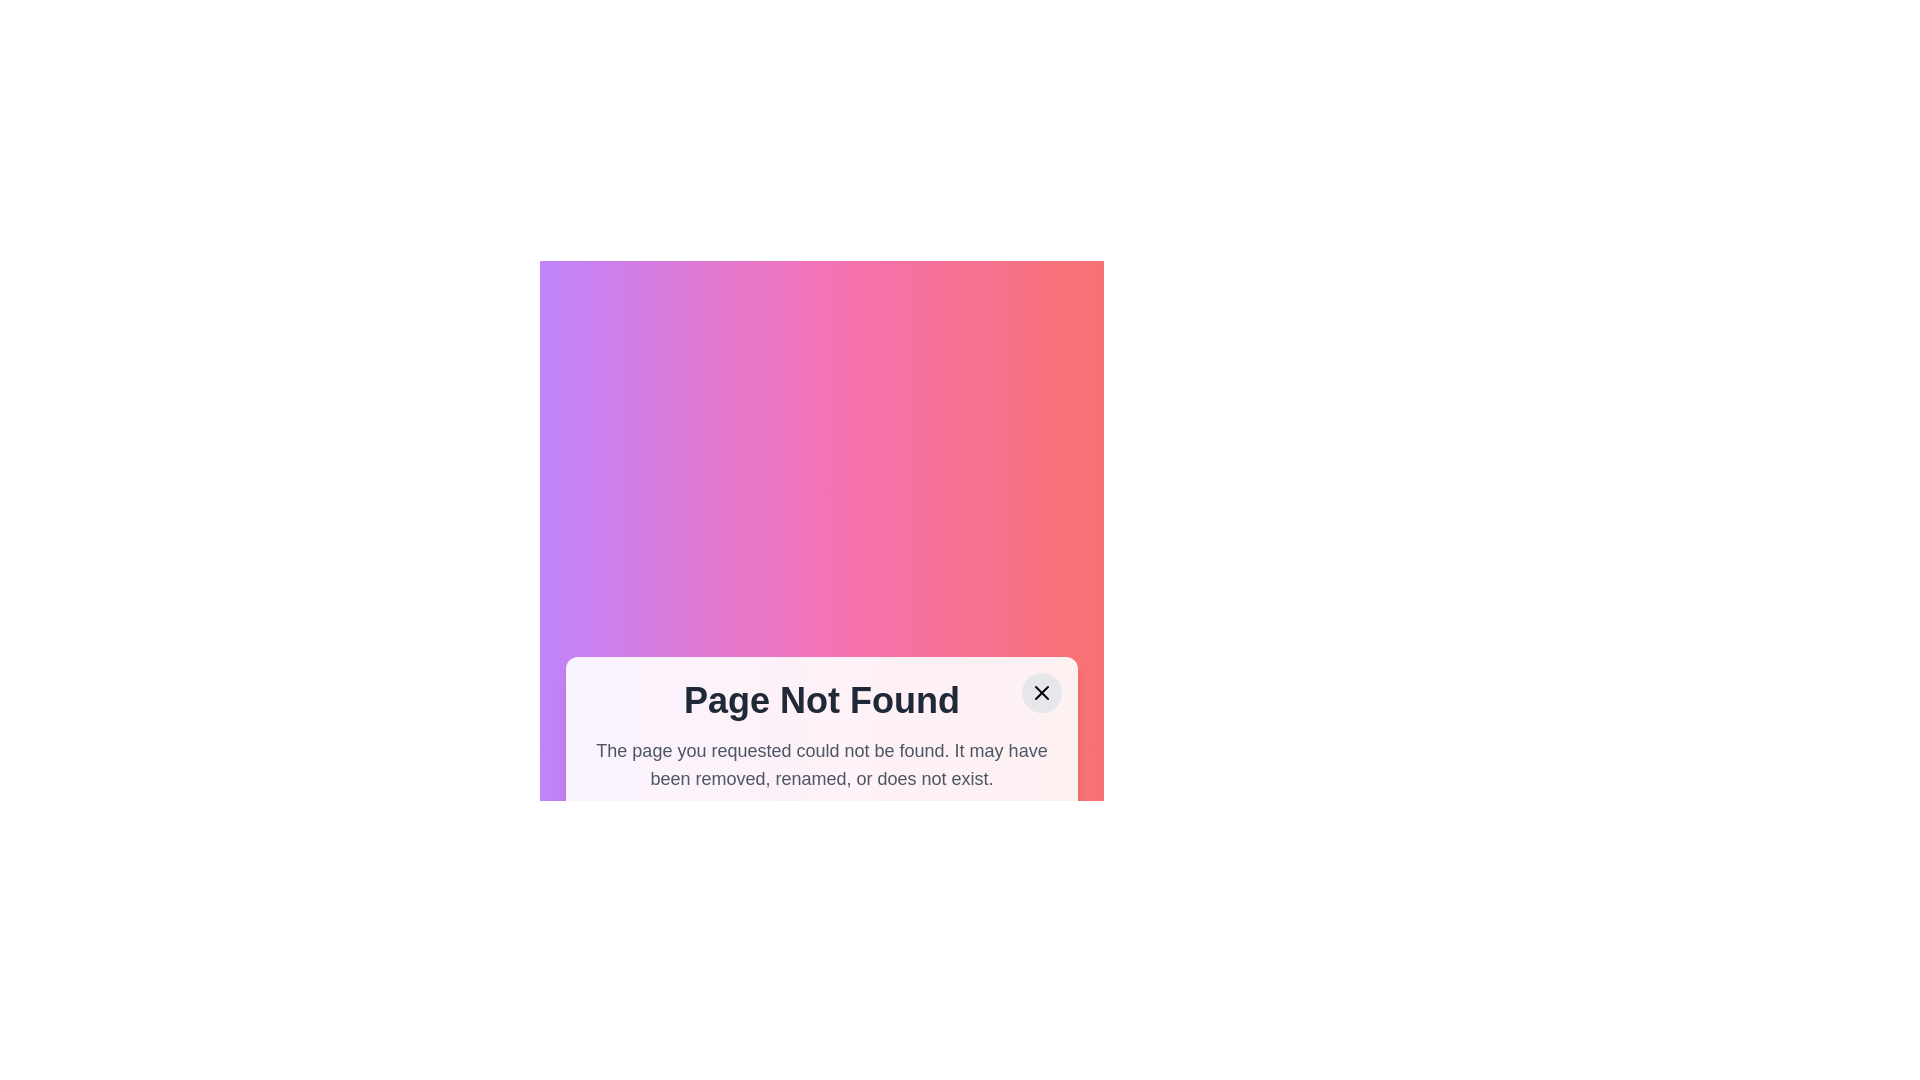  I want to click on information displayed in the 'Page Not Found' modal dialog box, which includes the title and descriptive message, so click(821, 766).